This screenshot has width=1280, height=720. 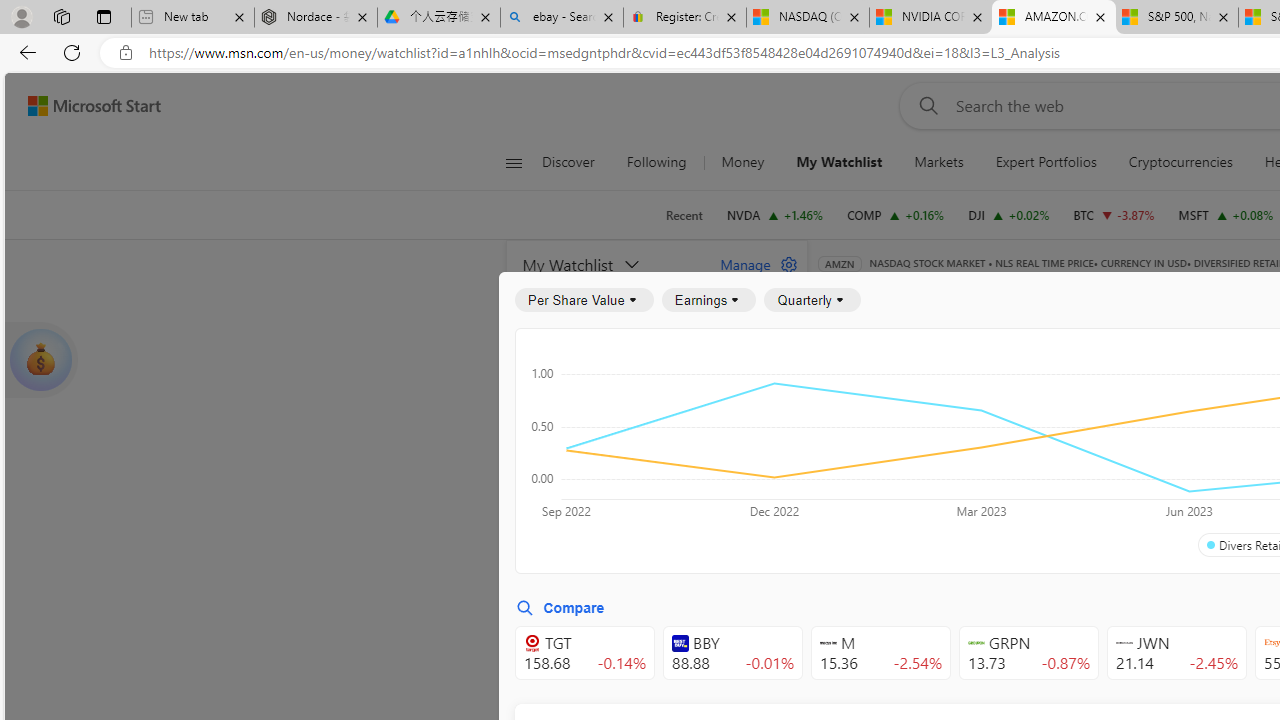 I want to click on 'DJI DOW increase 41,250.50 +9.98 +0.02%', so click(x=1009, y=214).